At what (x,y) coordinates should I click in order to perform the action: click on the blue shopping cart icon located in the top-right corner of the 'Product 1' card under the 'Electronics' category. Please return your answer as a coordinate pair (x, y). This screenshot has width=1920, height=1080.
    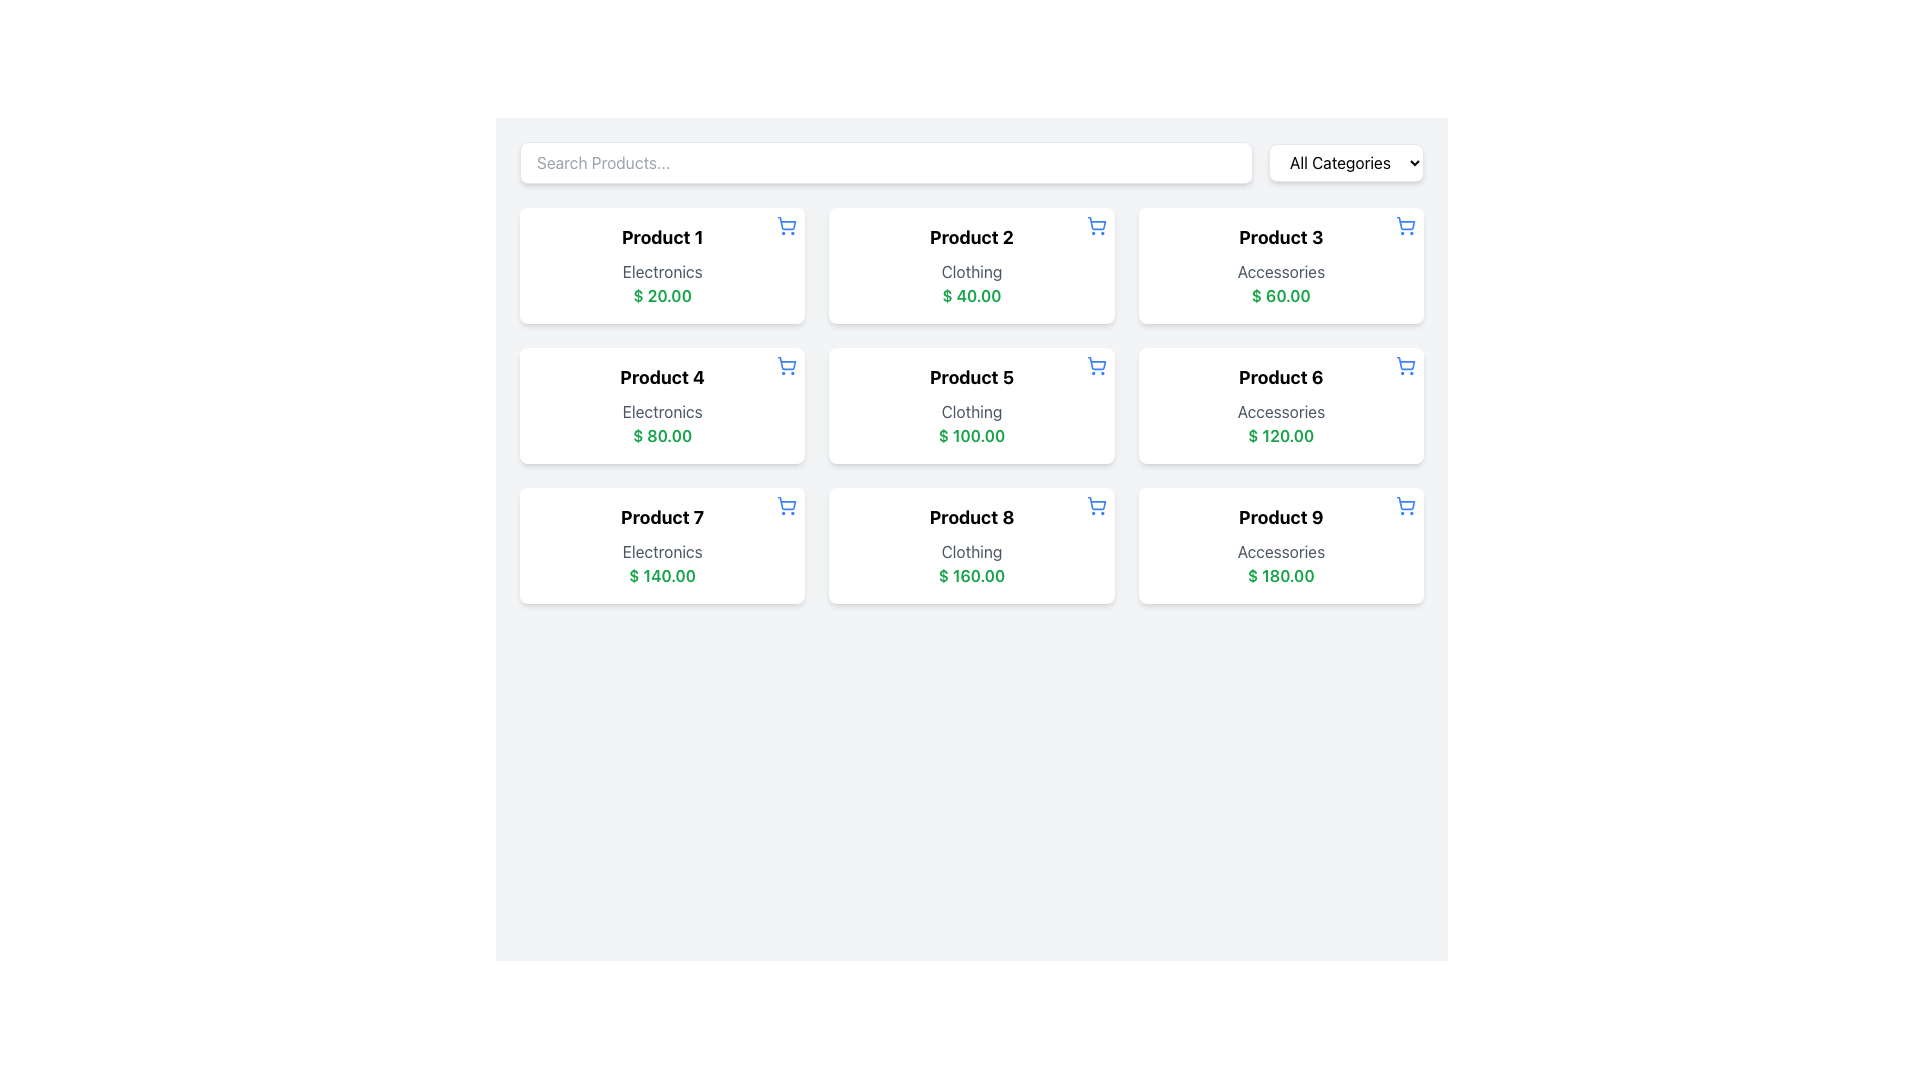
    Looking at the image, I should click on (786, 225).